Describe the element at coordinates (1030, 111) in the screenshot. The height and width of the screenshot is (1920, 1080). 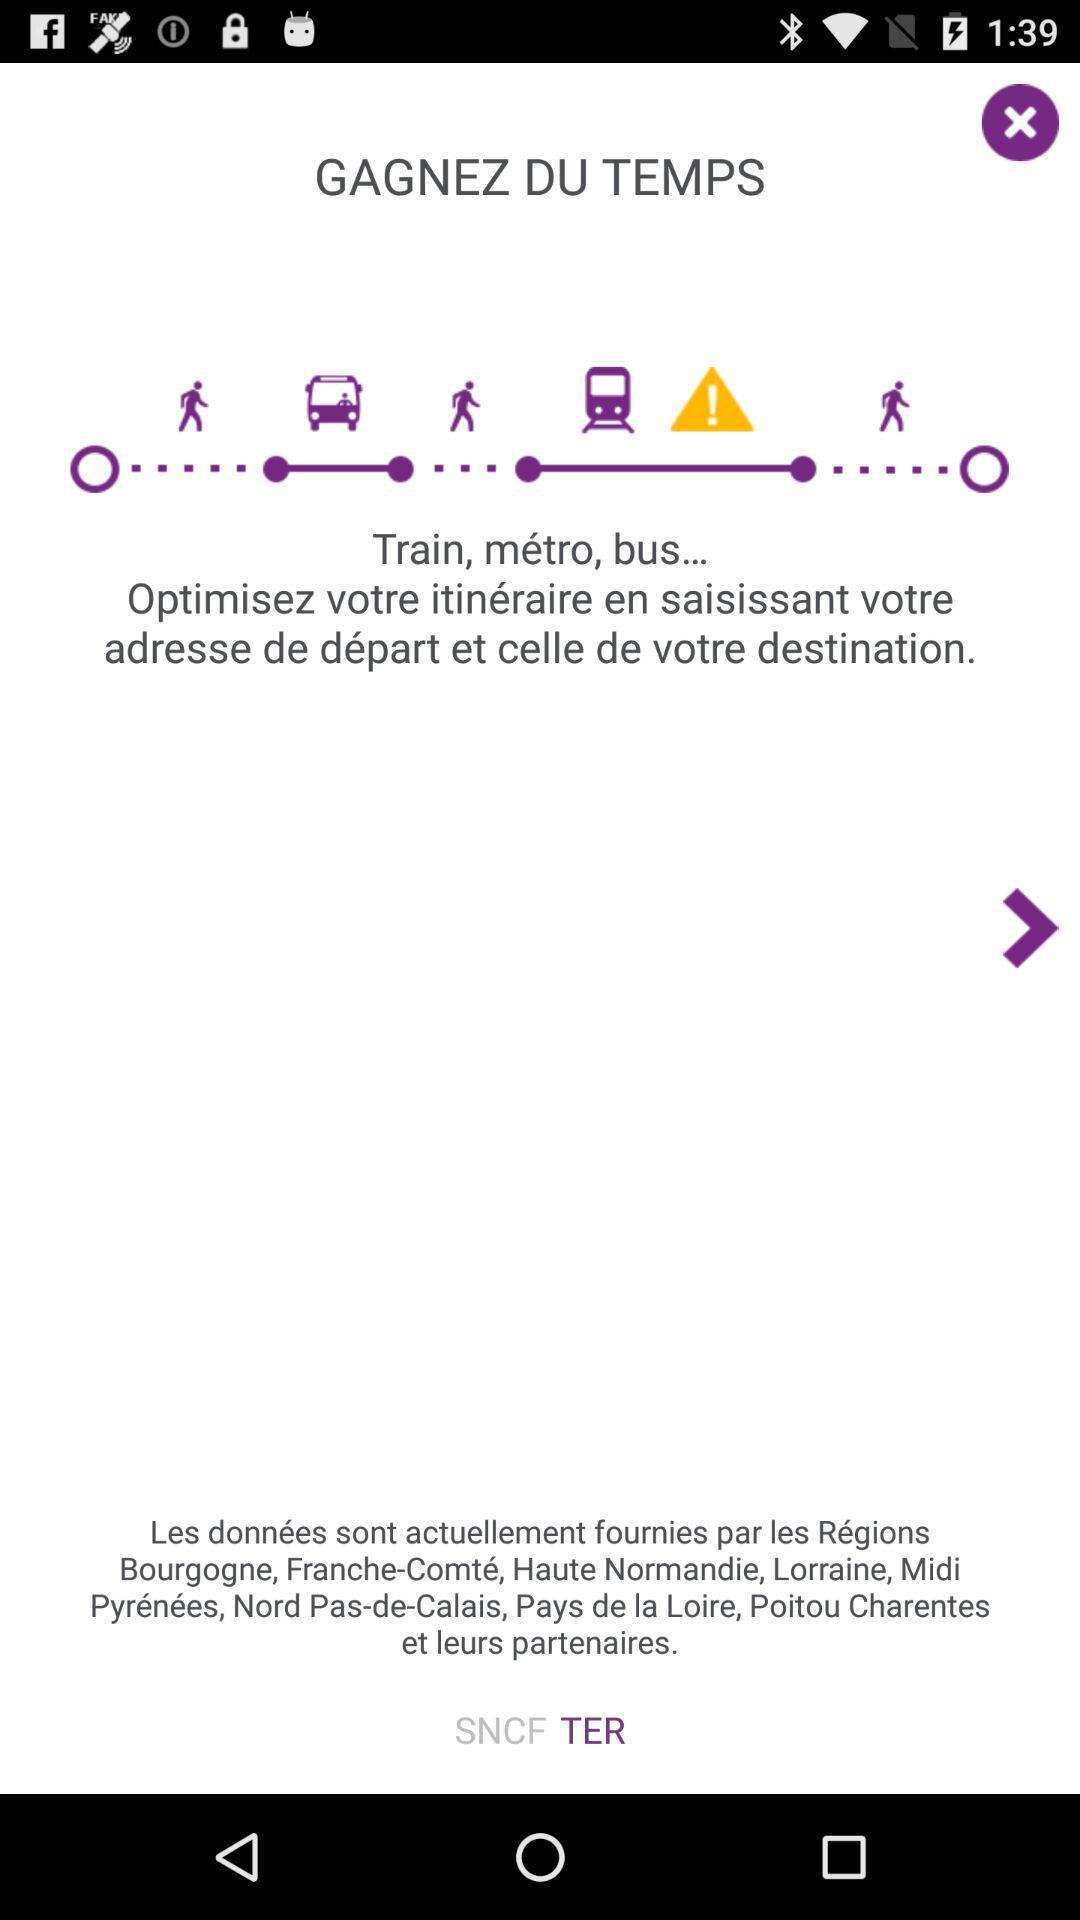
I see `item next to the gagnez du temps` at that location.